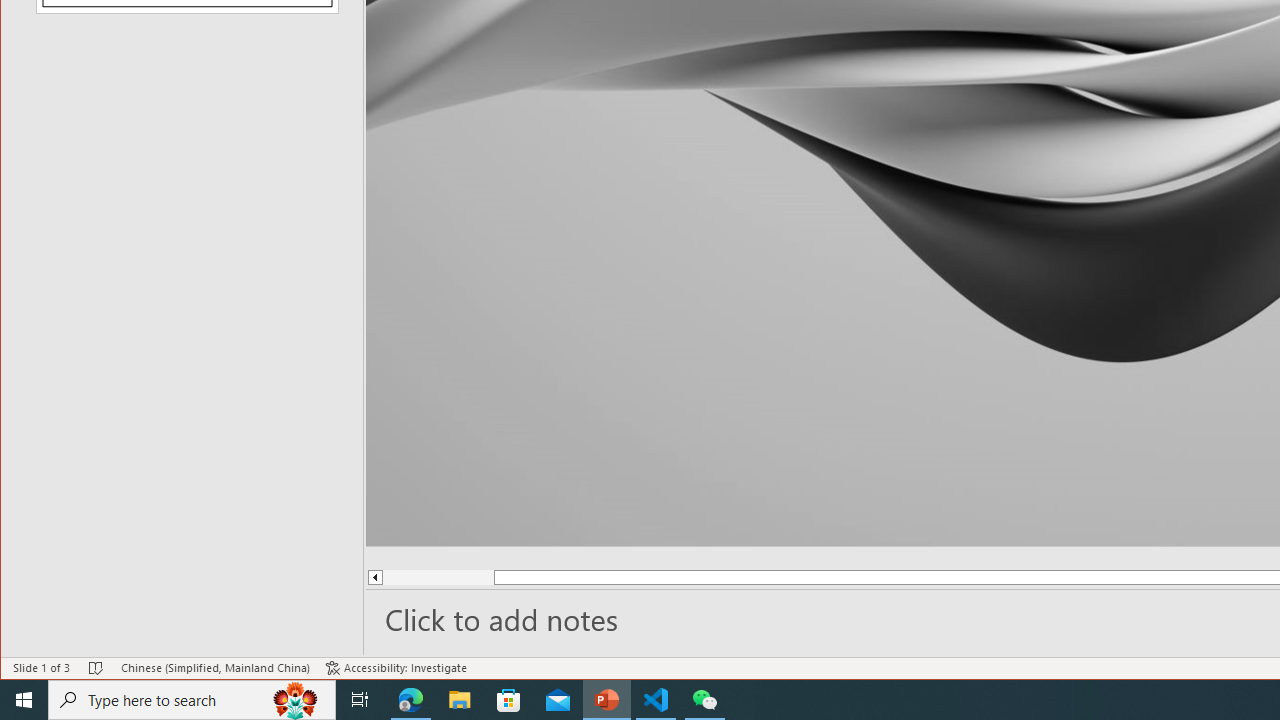 The width and height of the screenshot is (1280, 720). What do you see at coordinates (410, 698) in the screenshot?
I see `'Microsoft Edge - 1 running window'` at bounding box center [410, 698].